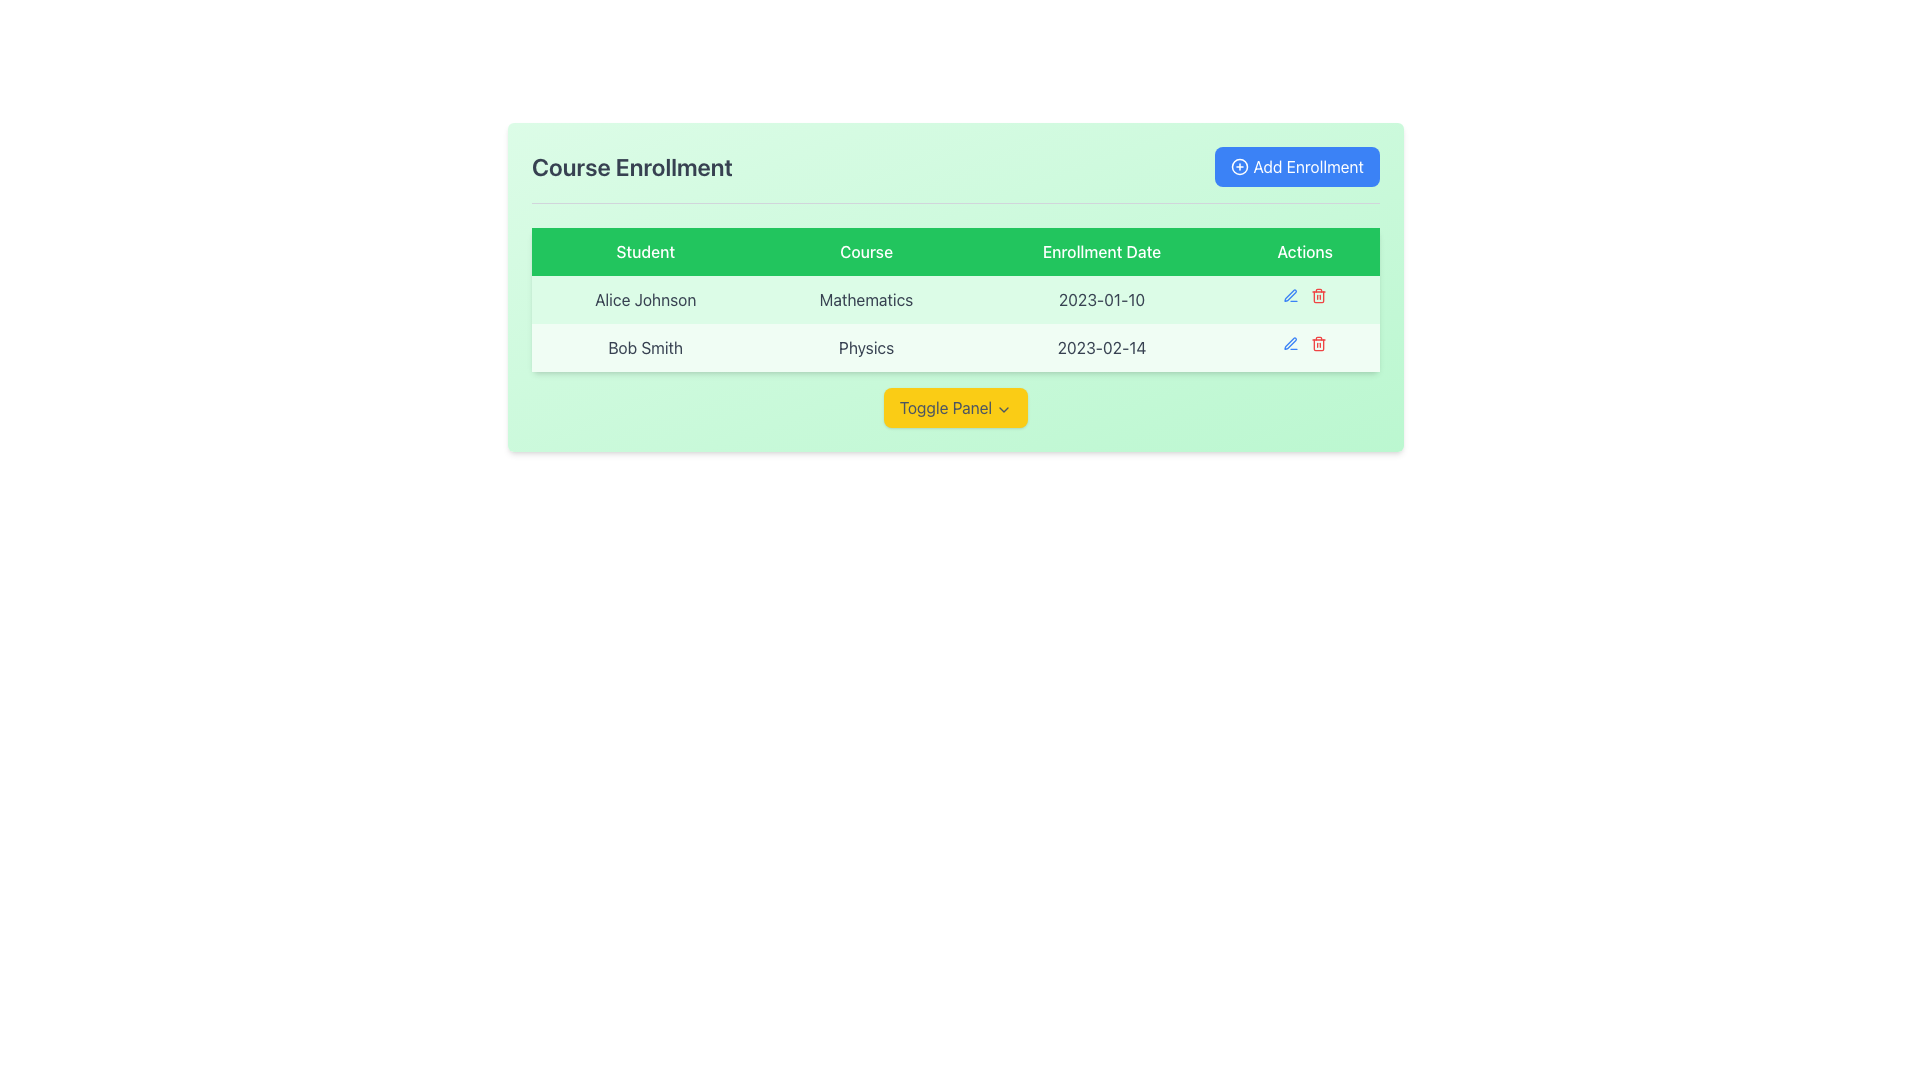  What do you see at coordinates (1101, 250) in the screenshot?
I see `the 'Enrollment Date' label, which is the third label in a horizontal list of four labels in the header section of a table, featuring a green background and white text` at bounding box center [1101, 250].